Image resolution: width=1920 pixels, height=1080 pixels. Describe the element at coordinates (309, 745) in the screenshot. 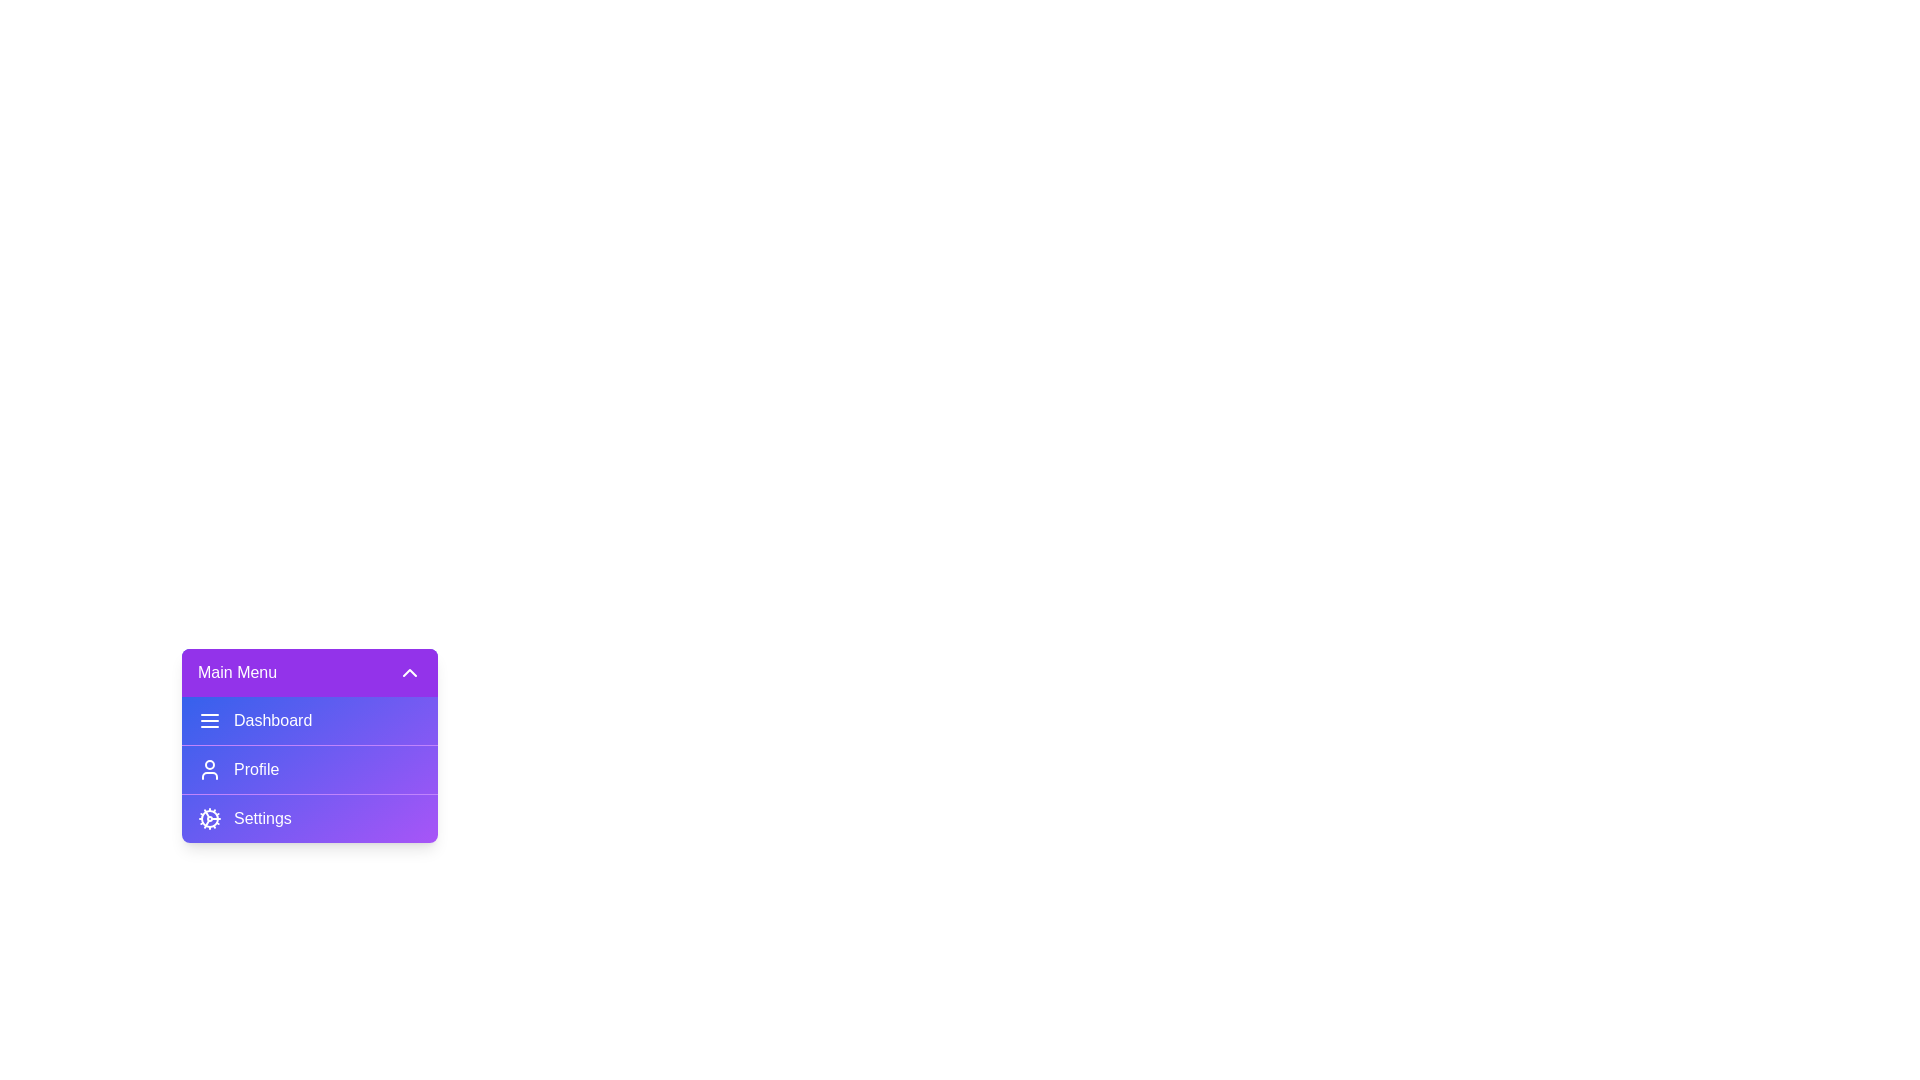

I see `the Dropdown Menu Widget` at that location.